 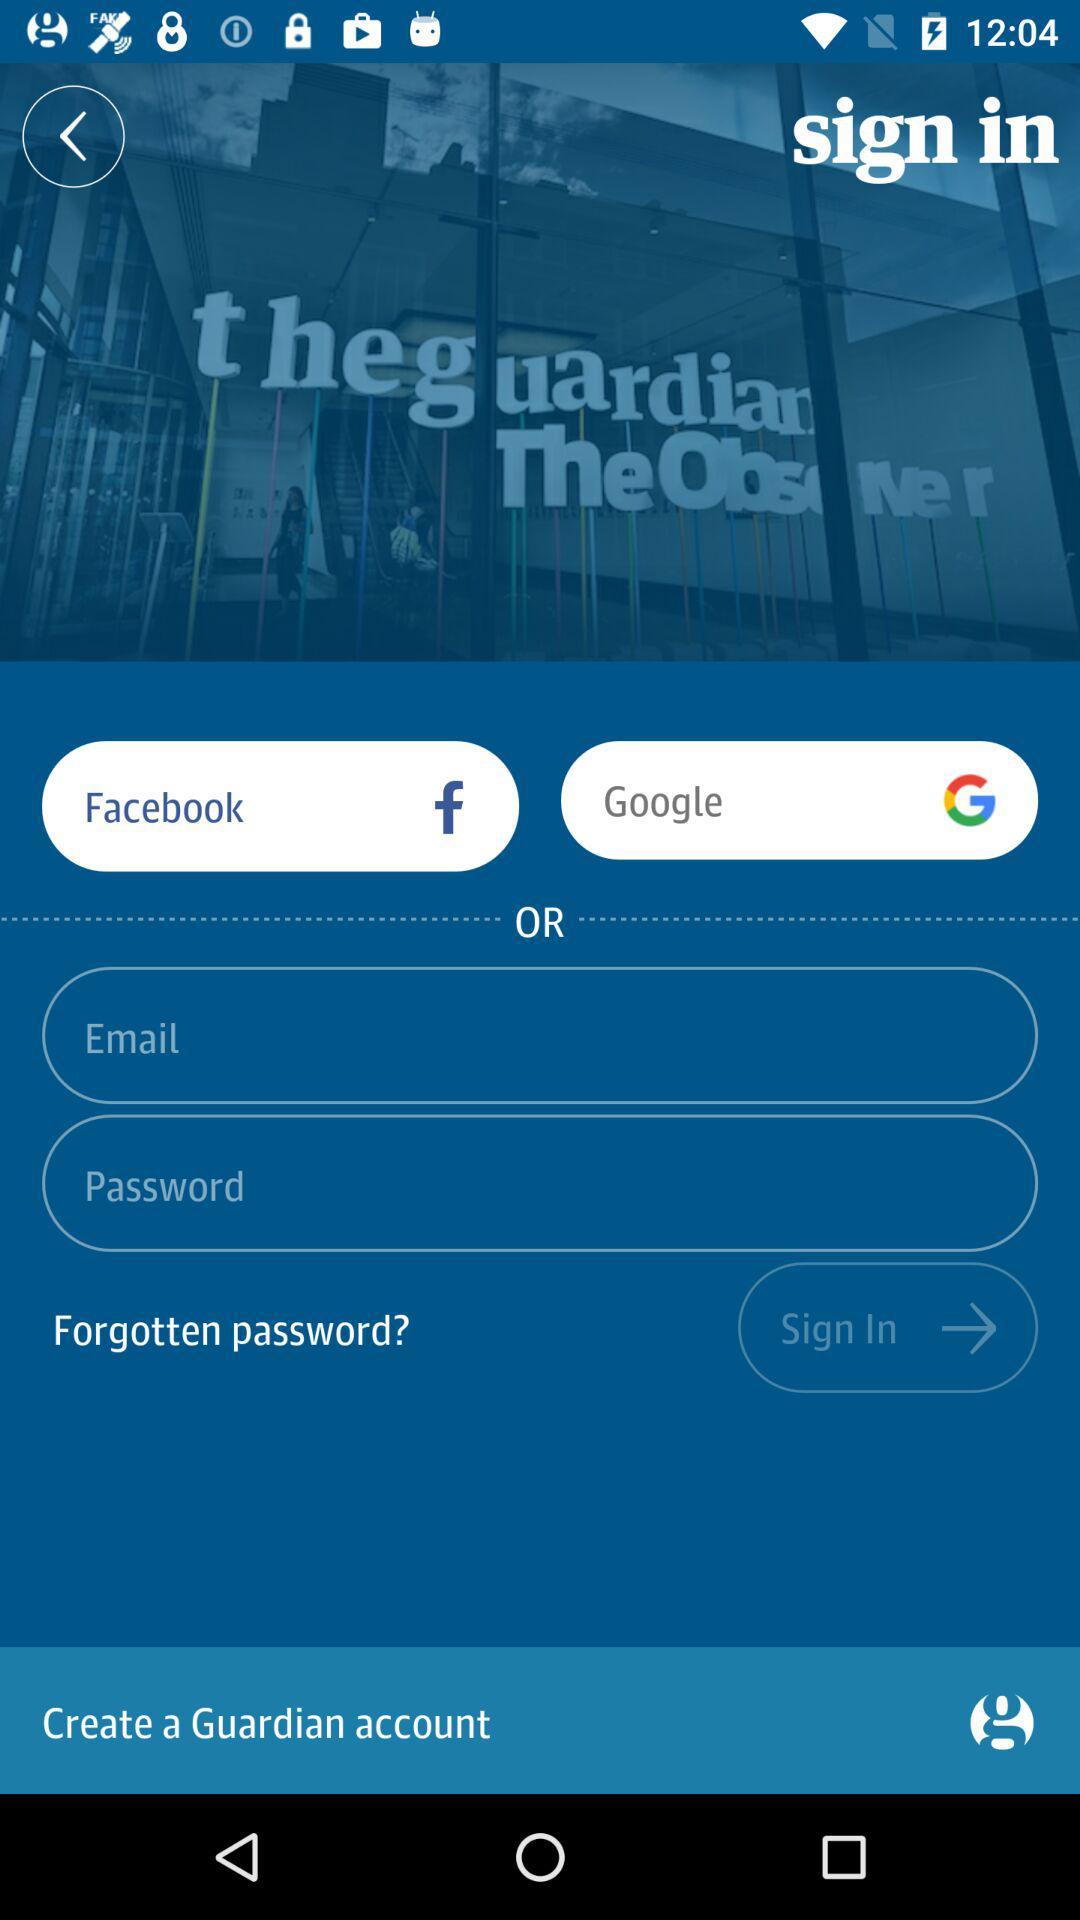 What do you see at coordinates (540, 1035) in the screenshot?
I see `type email` at bounding box center [540, 1035].